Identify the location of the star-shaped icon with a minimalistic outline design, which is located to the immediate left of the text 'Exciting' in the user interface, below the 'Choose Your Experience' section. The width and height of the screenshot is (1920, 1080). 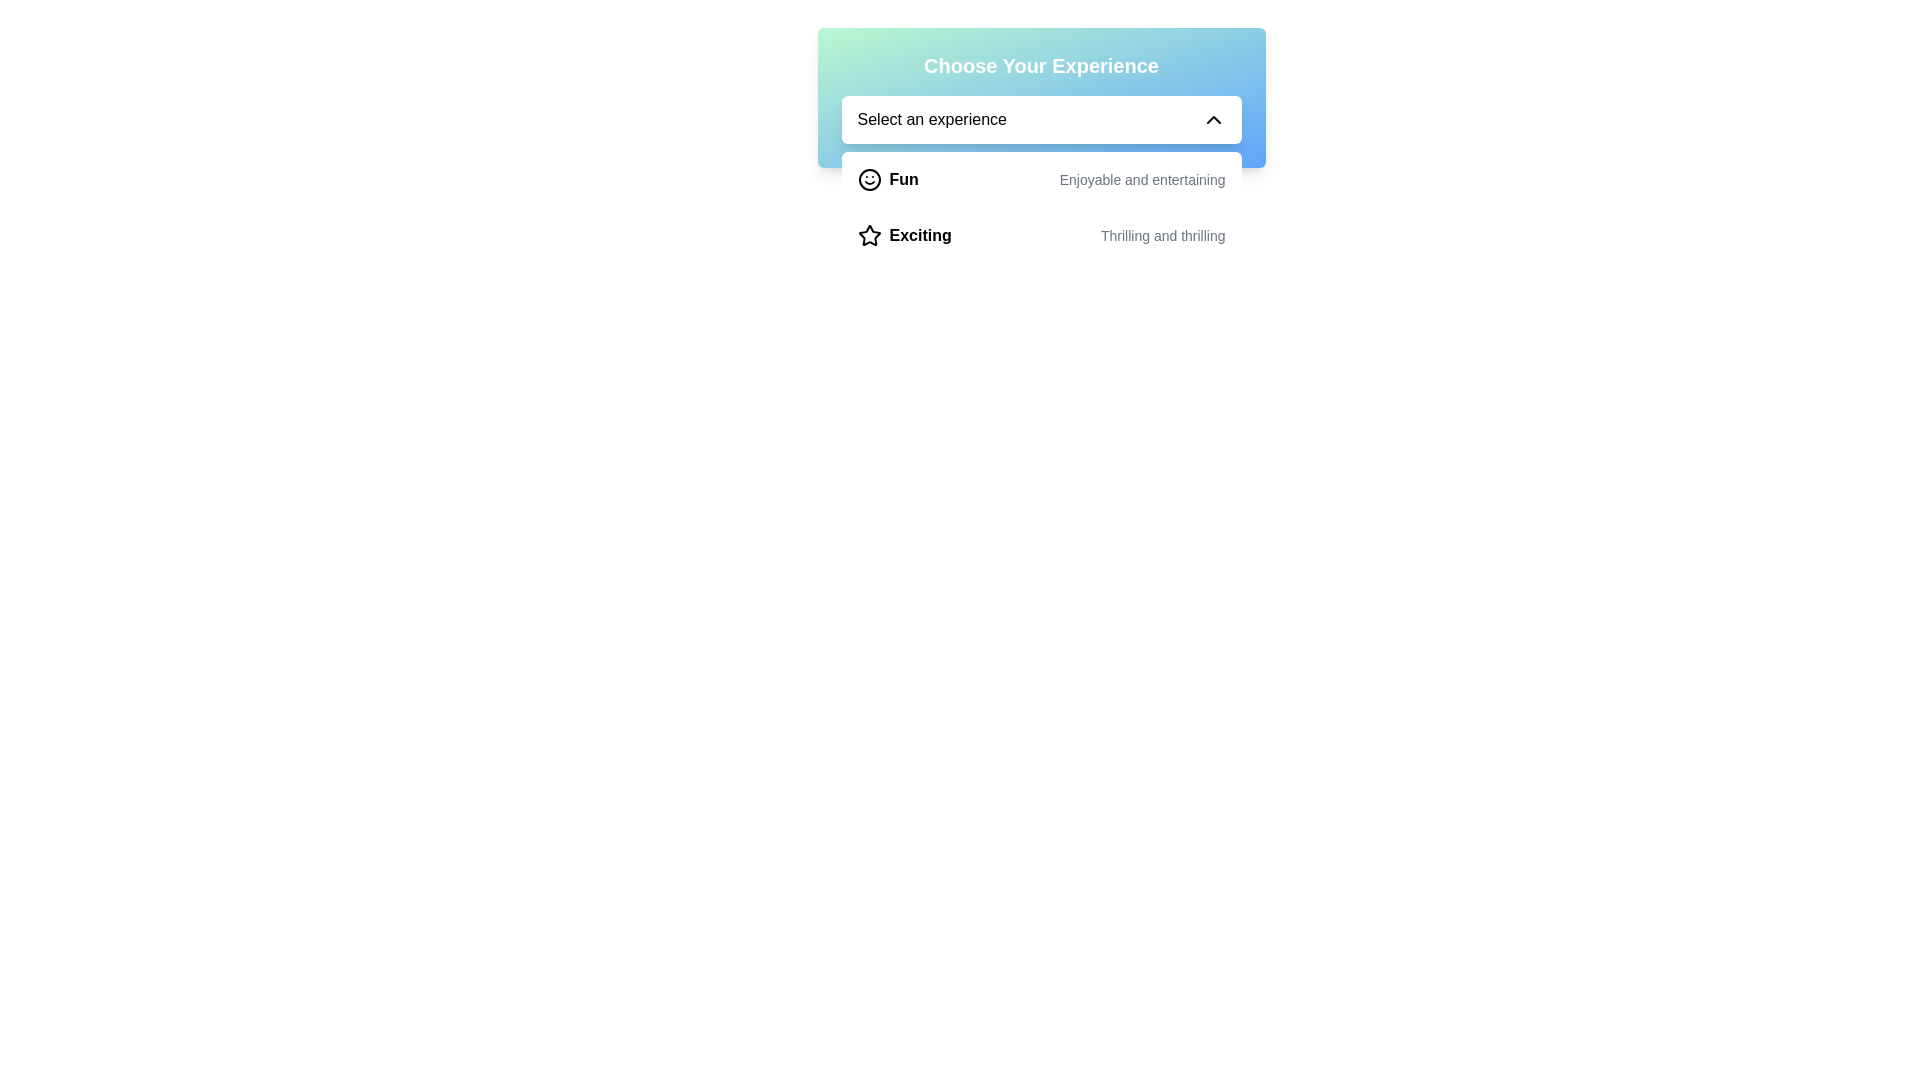
(869, 234).